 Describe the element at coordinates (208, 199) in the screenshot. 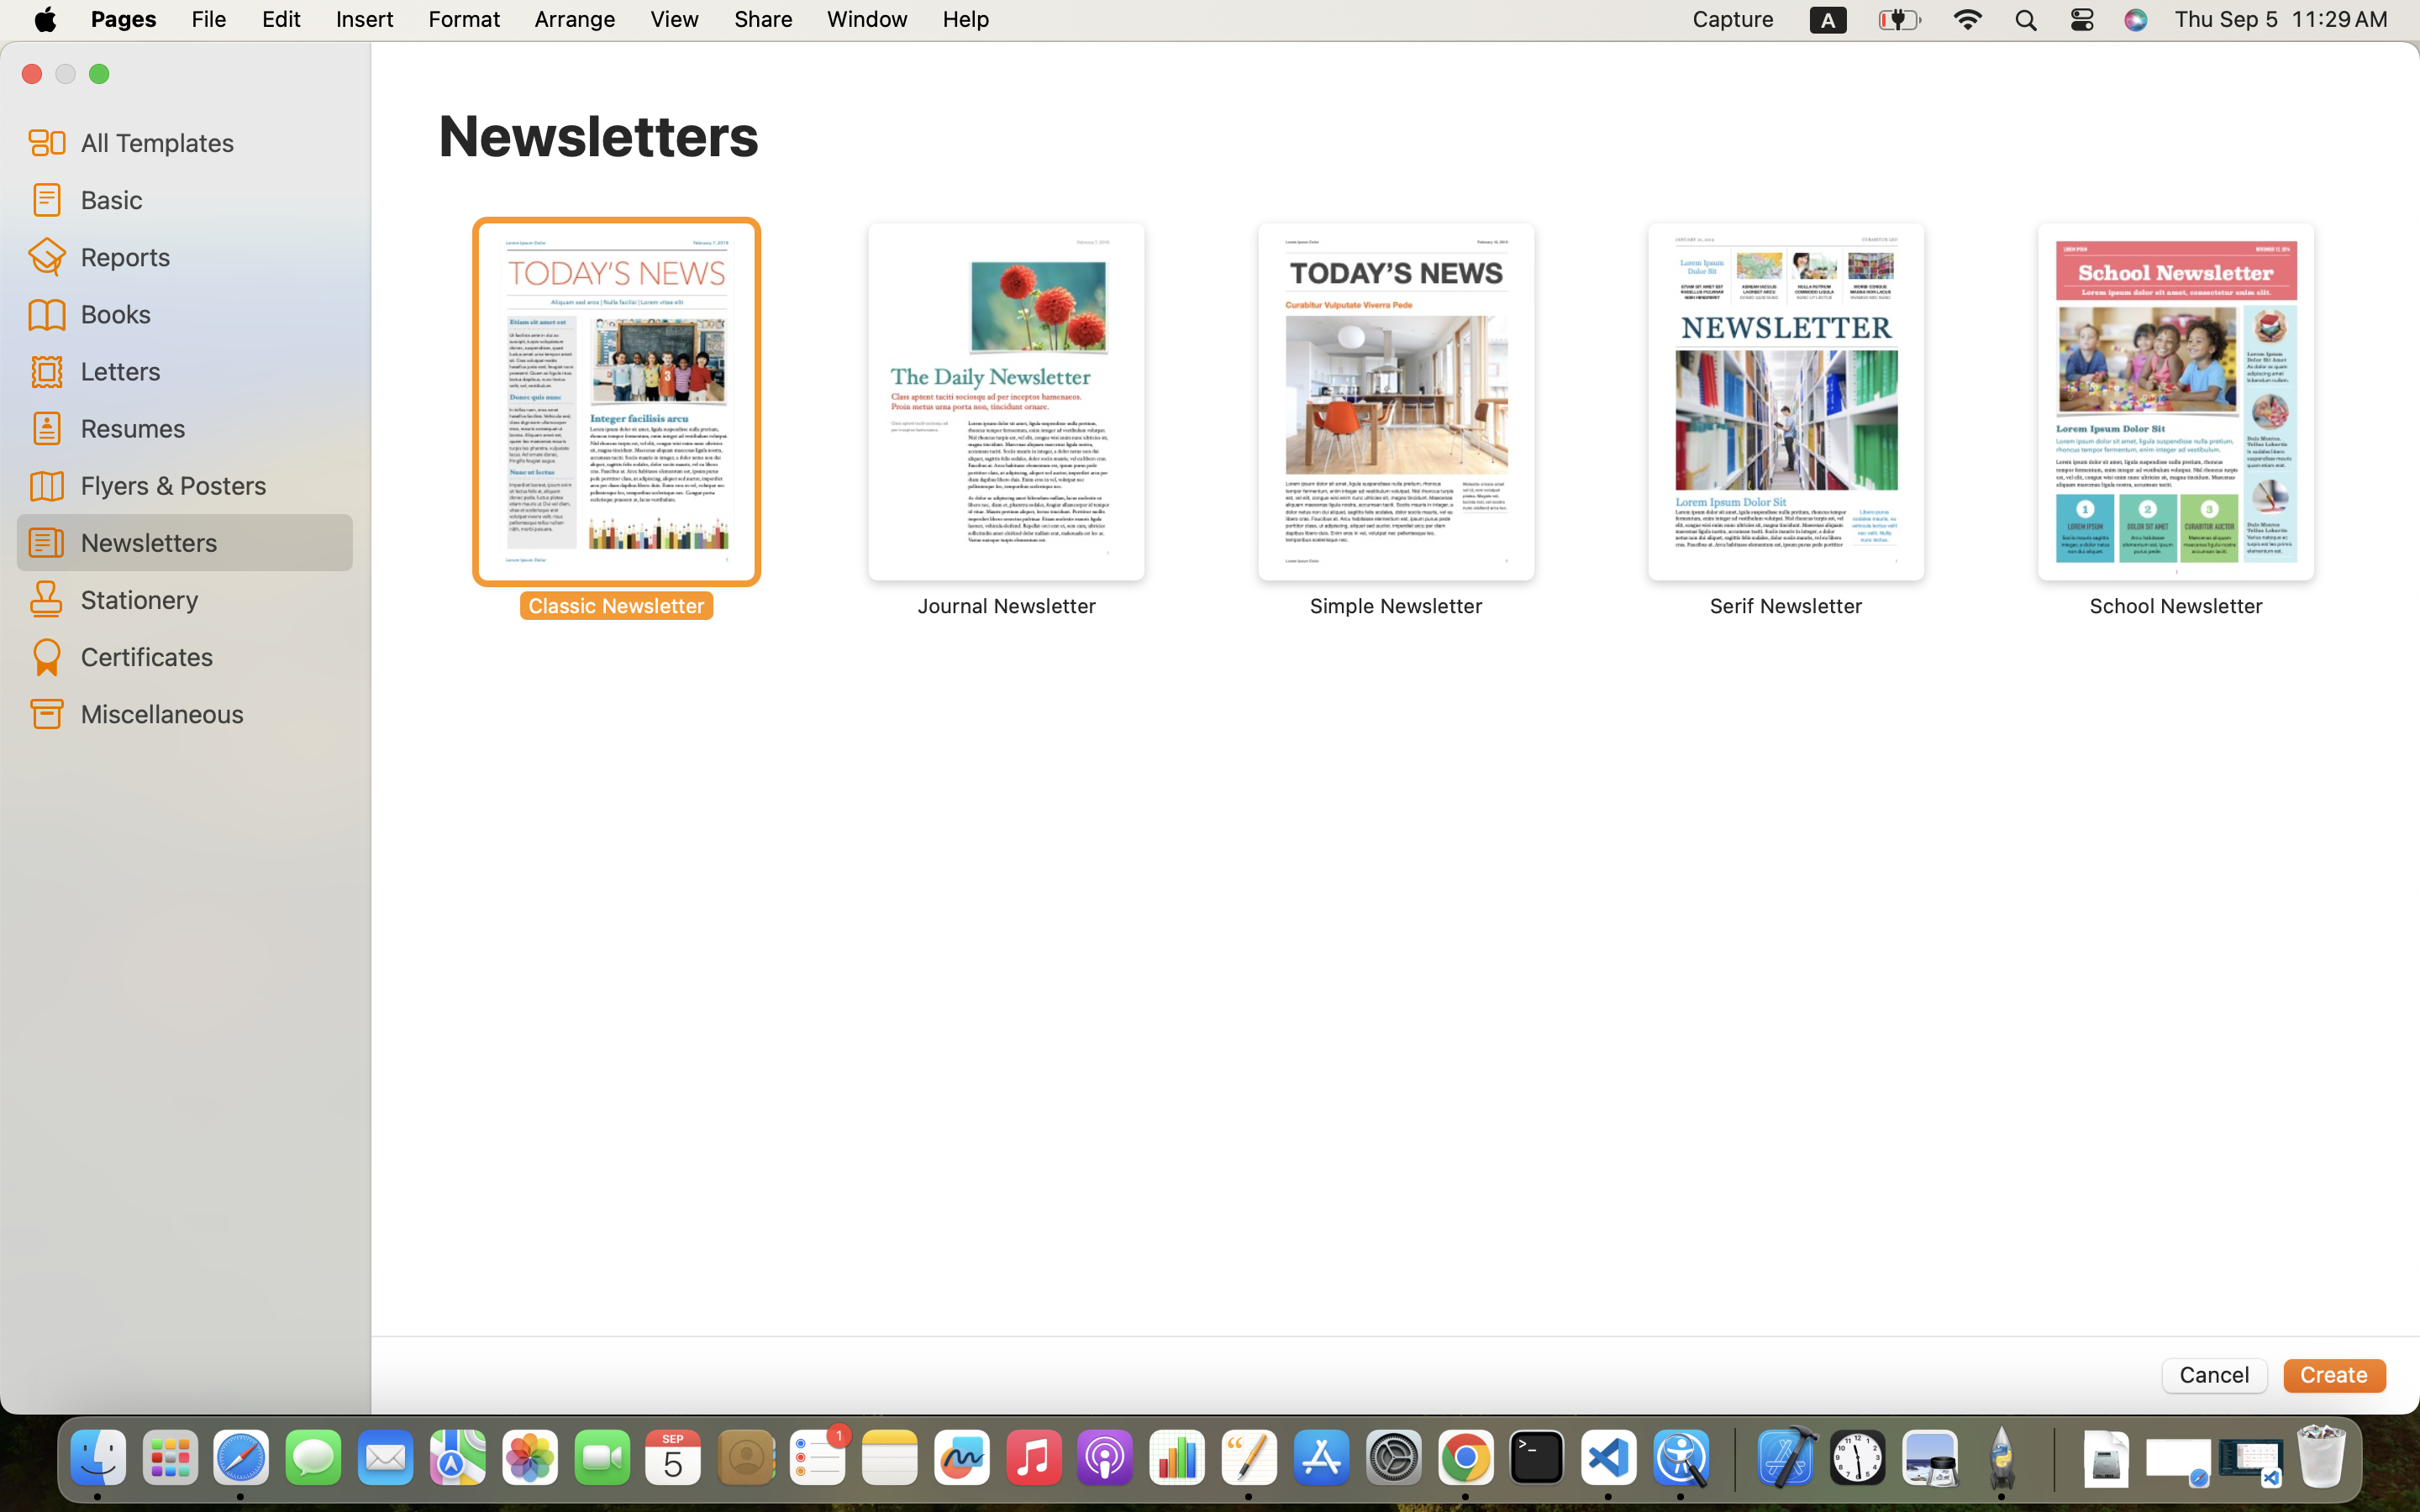

I see `'Basic'` at that location.